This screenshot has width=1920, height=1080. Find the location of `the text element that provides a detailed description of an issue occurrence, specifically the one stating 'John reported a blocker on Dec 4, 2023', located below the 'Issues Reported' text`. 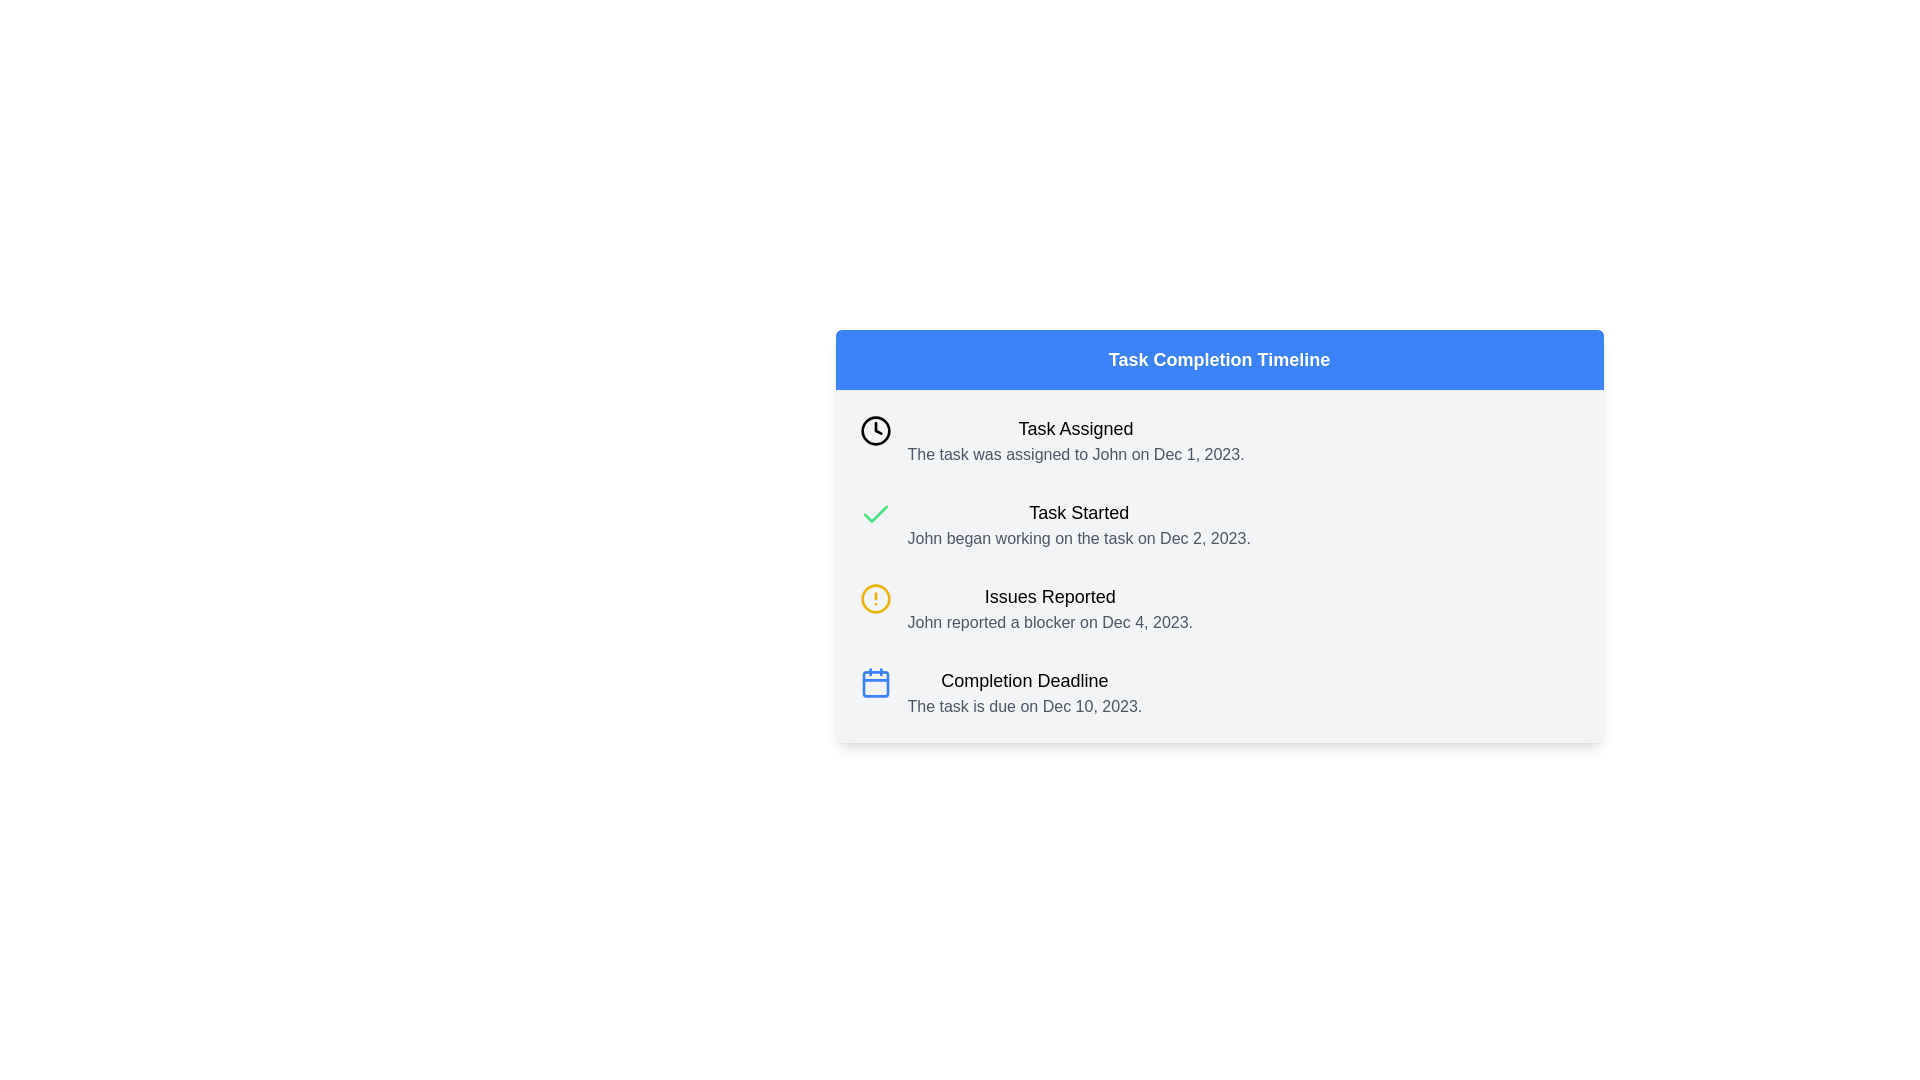

the text element that provides a detailed description of an issue occurrence, specifically the one stating 'John reported a blocker on Dec 4, 2023', located below the 'Issues Reported' text is located at coordinates (1049, 622).